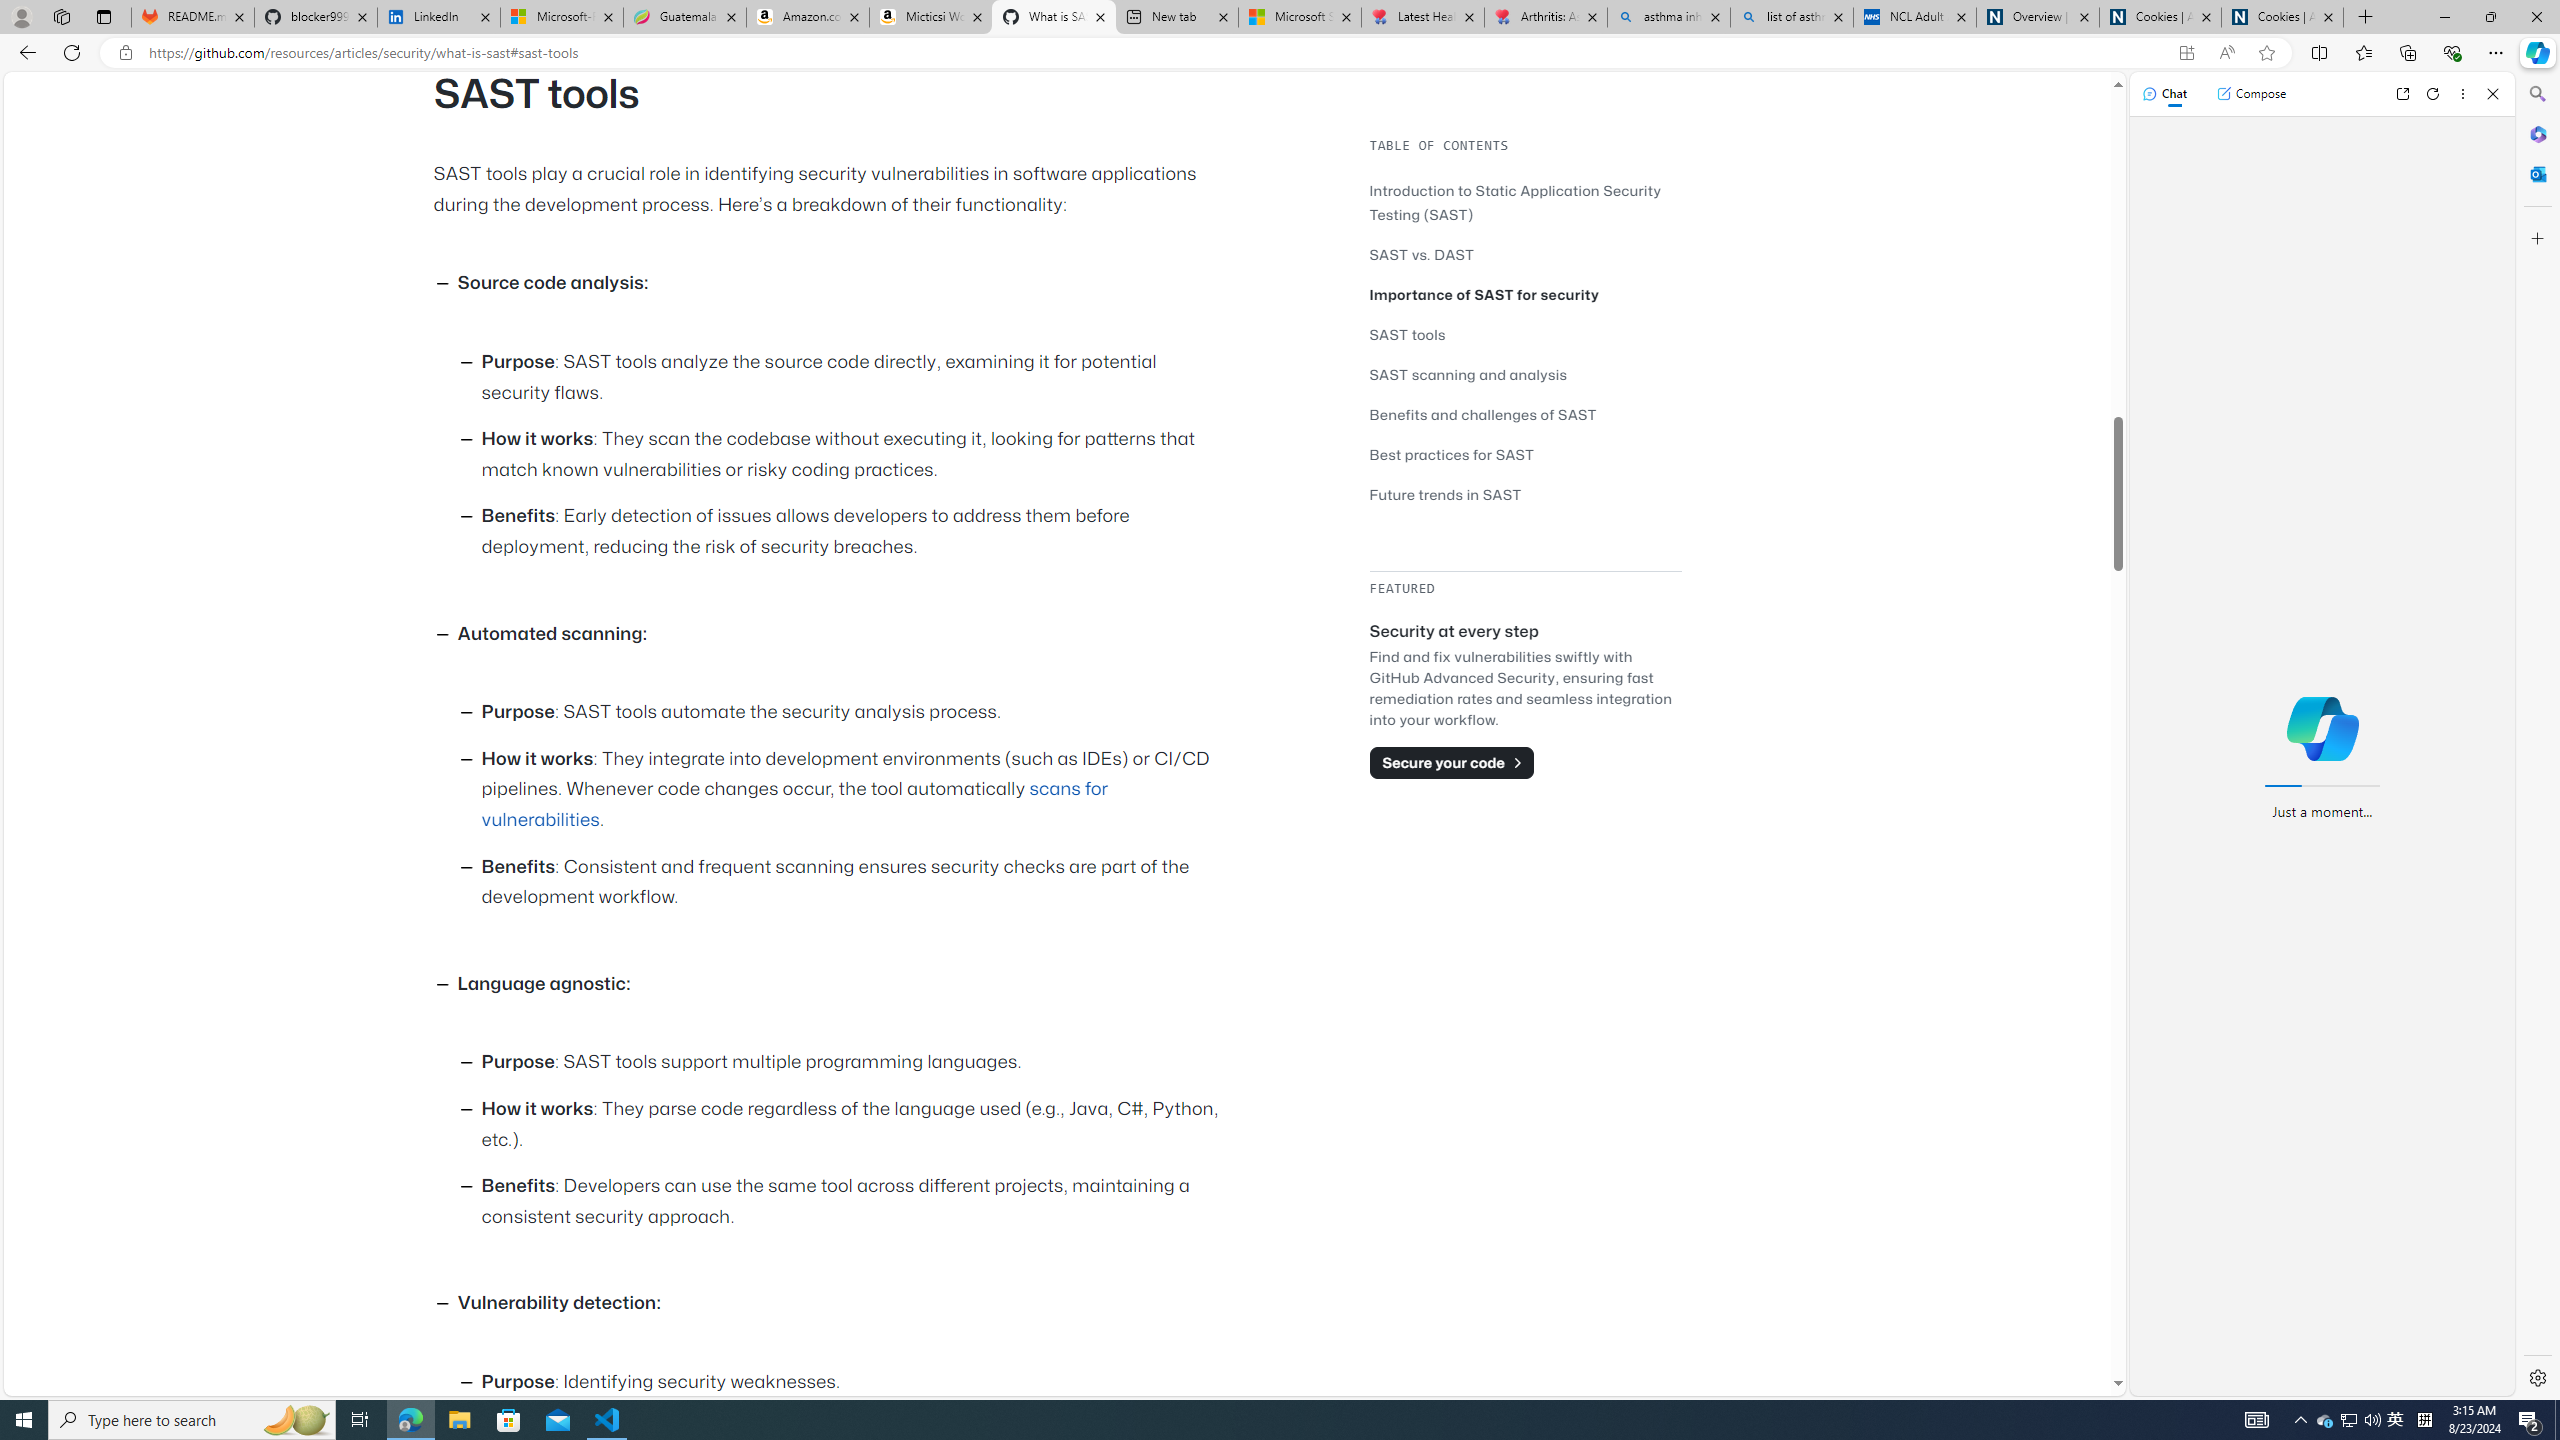 Image resolution: width=2560 pixels, height=1440 pixels. I want to click on 'Close Customize pane', so click(2535, 237).